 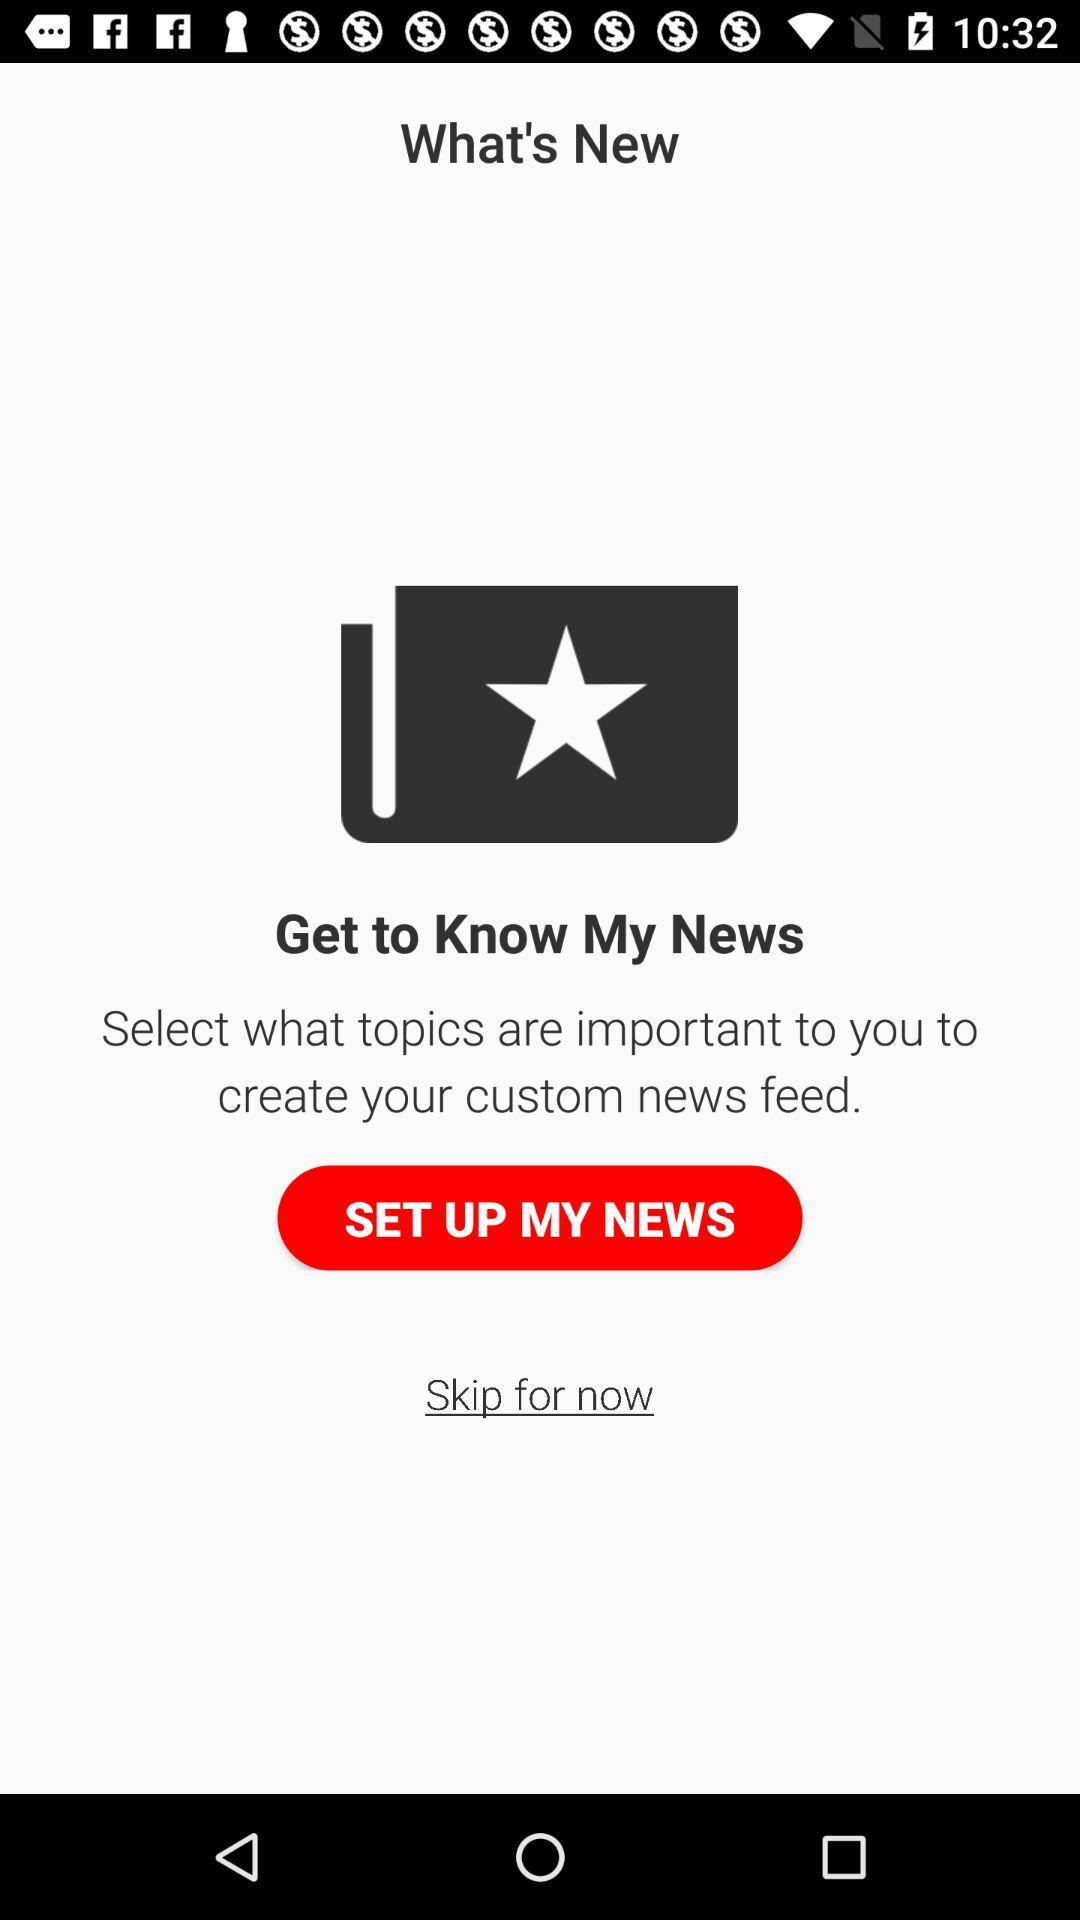 What do you see at coordinates (540, 1217) in the screenshot?
I see `set up my item` at bounding box center [540, 1217].